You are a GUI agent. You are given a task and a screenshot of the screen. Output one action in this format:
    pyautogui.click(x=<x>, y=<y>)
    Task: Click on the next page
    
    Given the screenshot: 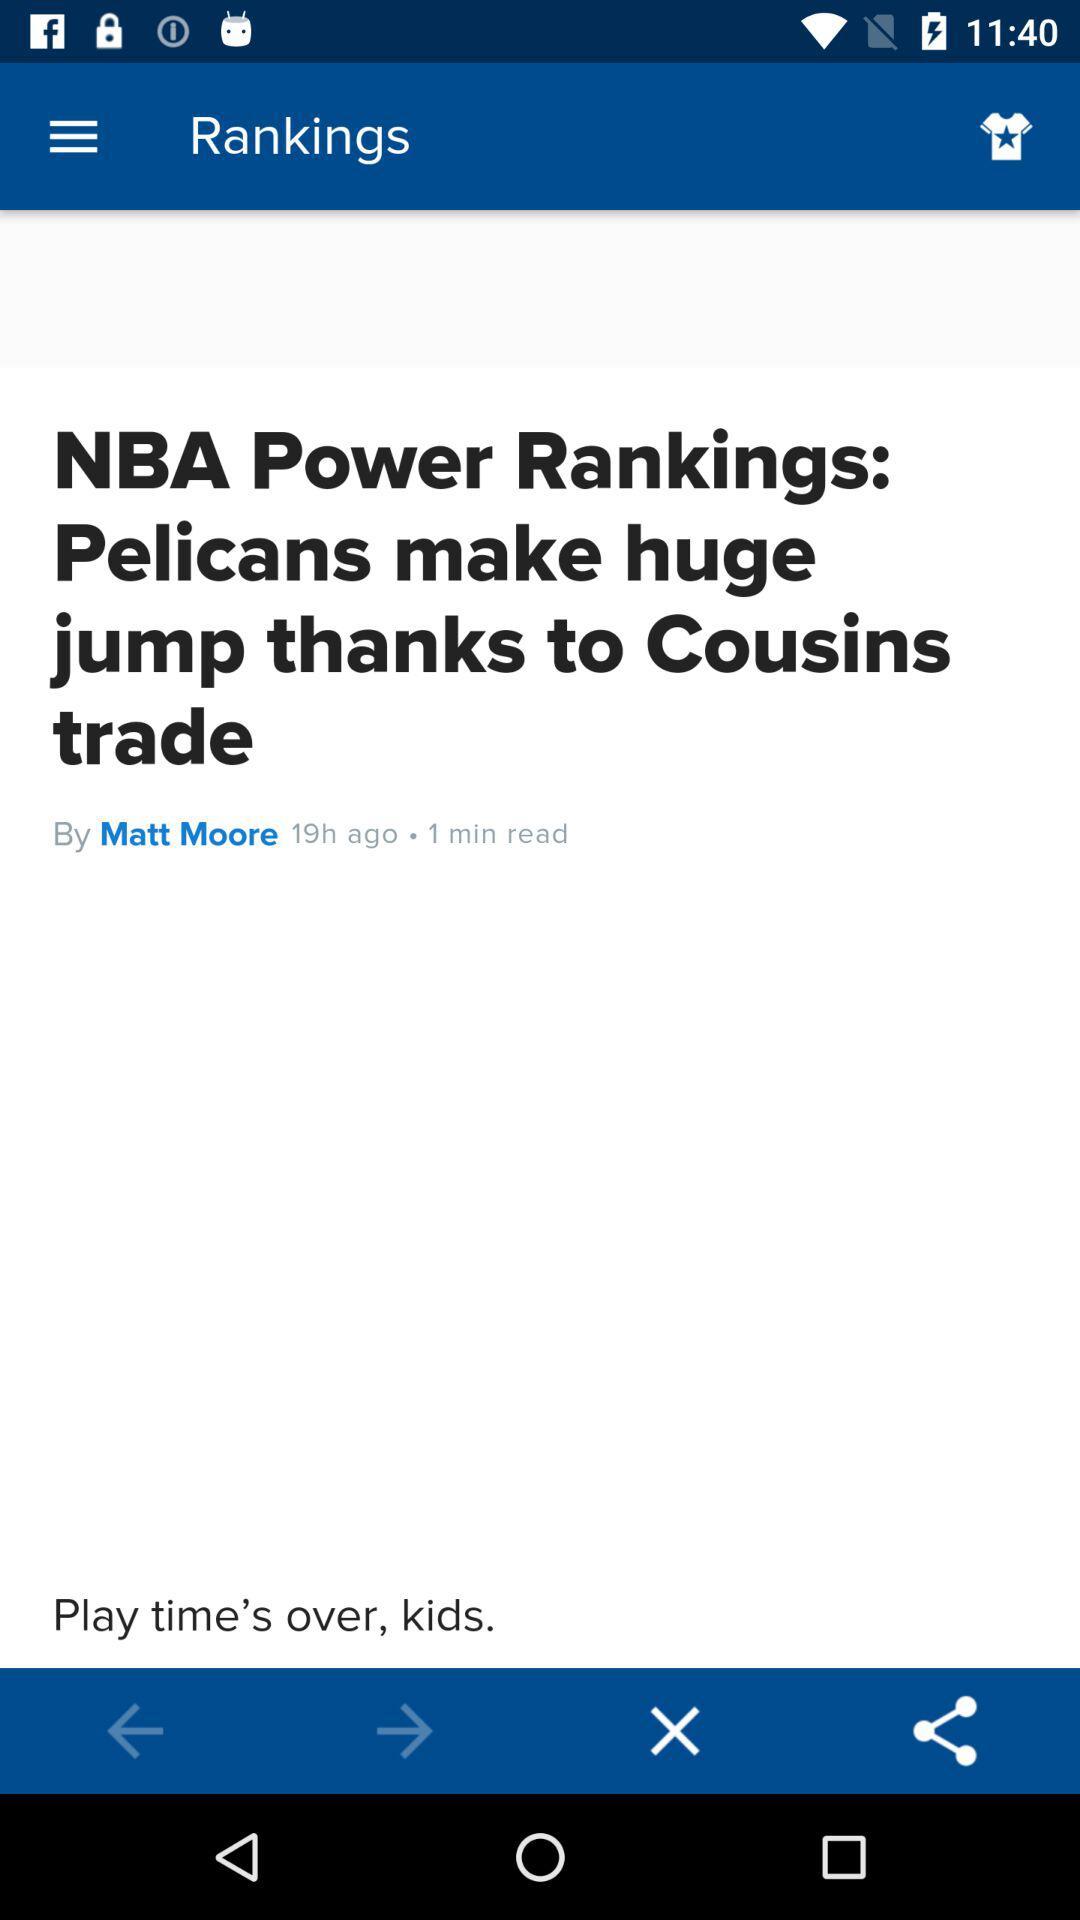 What is the action you would take?
    pyautogui.click(x=405, y=1730)
    